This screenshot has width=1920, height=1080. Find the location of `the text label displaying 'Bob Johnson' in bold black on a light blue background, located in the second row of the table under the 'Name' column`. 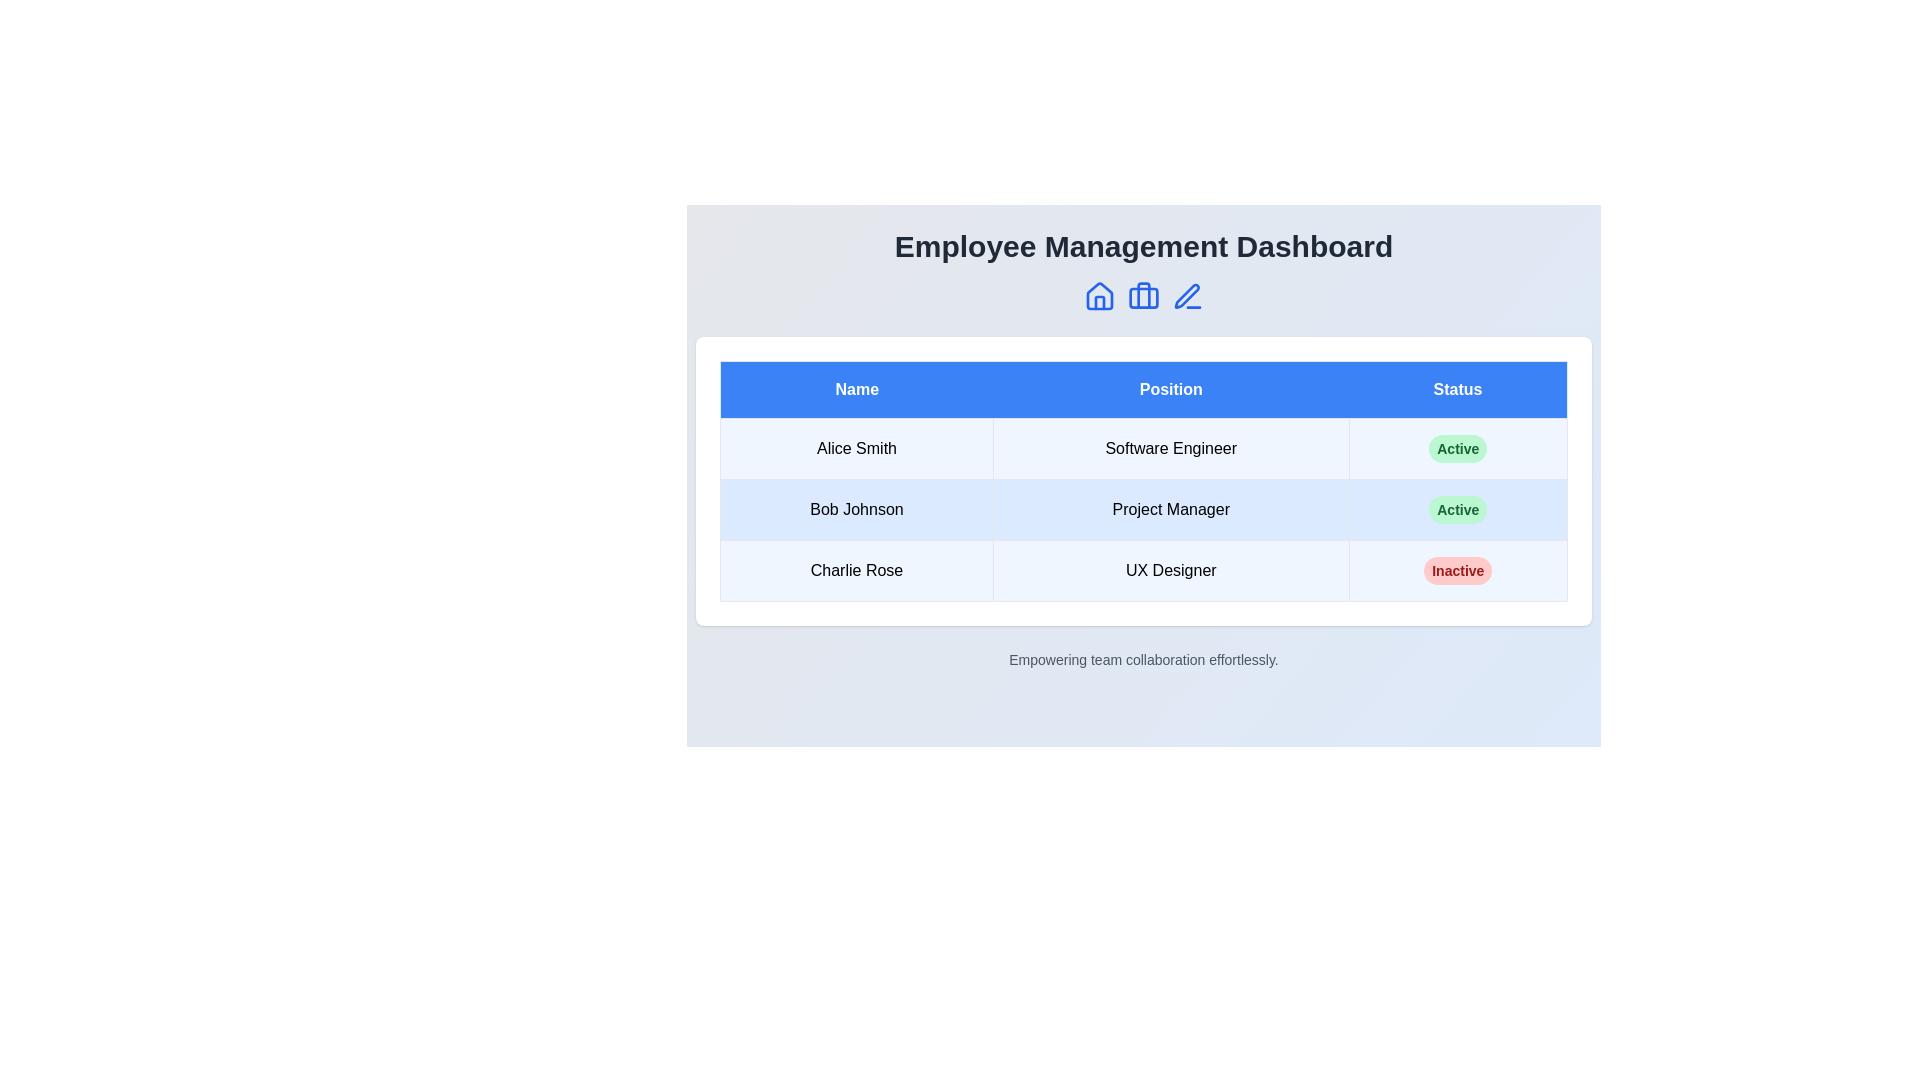

the text label displaying 'Bob Johnson' in bold black on a light blue background, located in the second row of the table under the 'Name' column is located at coordinates (856, 508).